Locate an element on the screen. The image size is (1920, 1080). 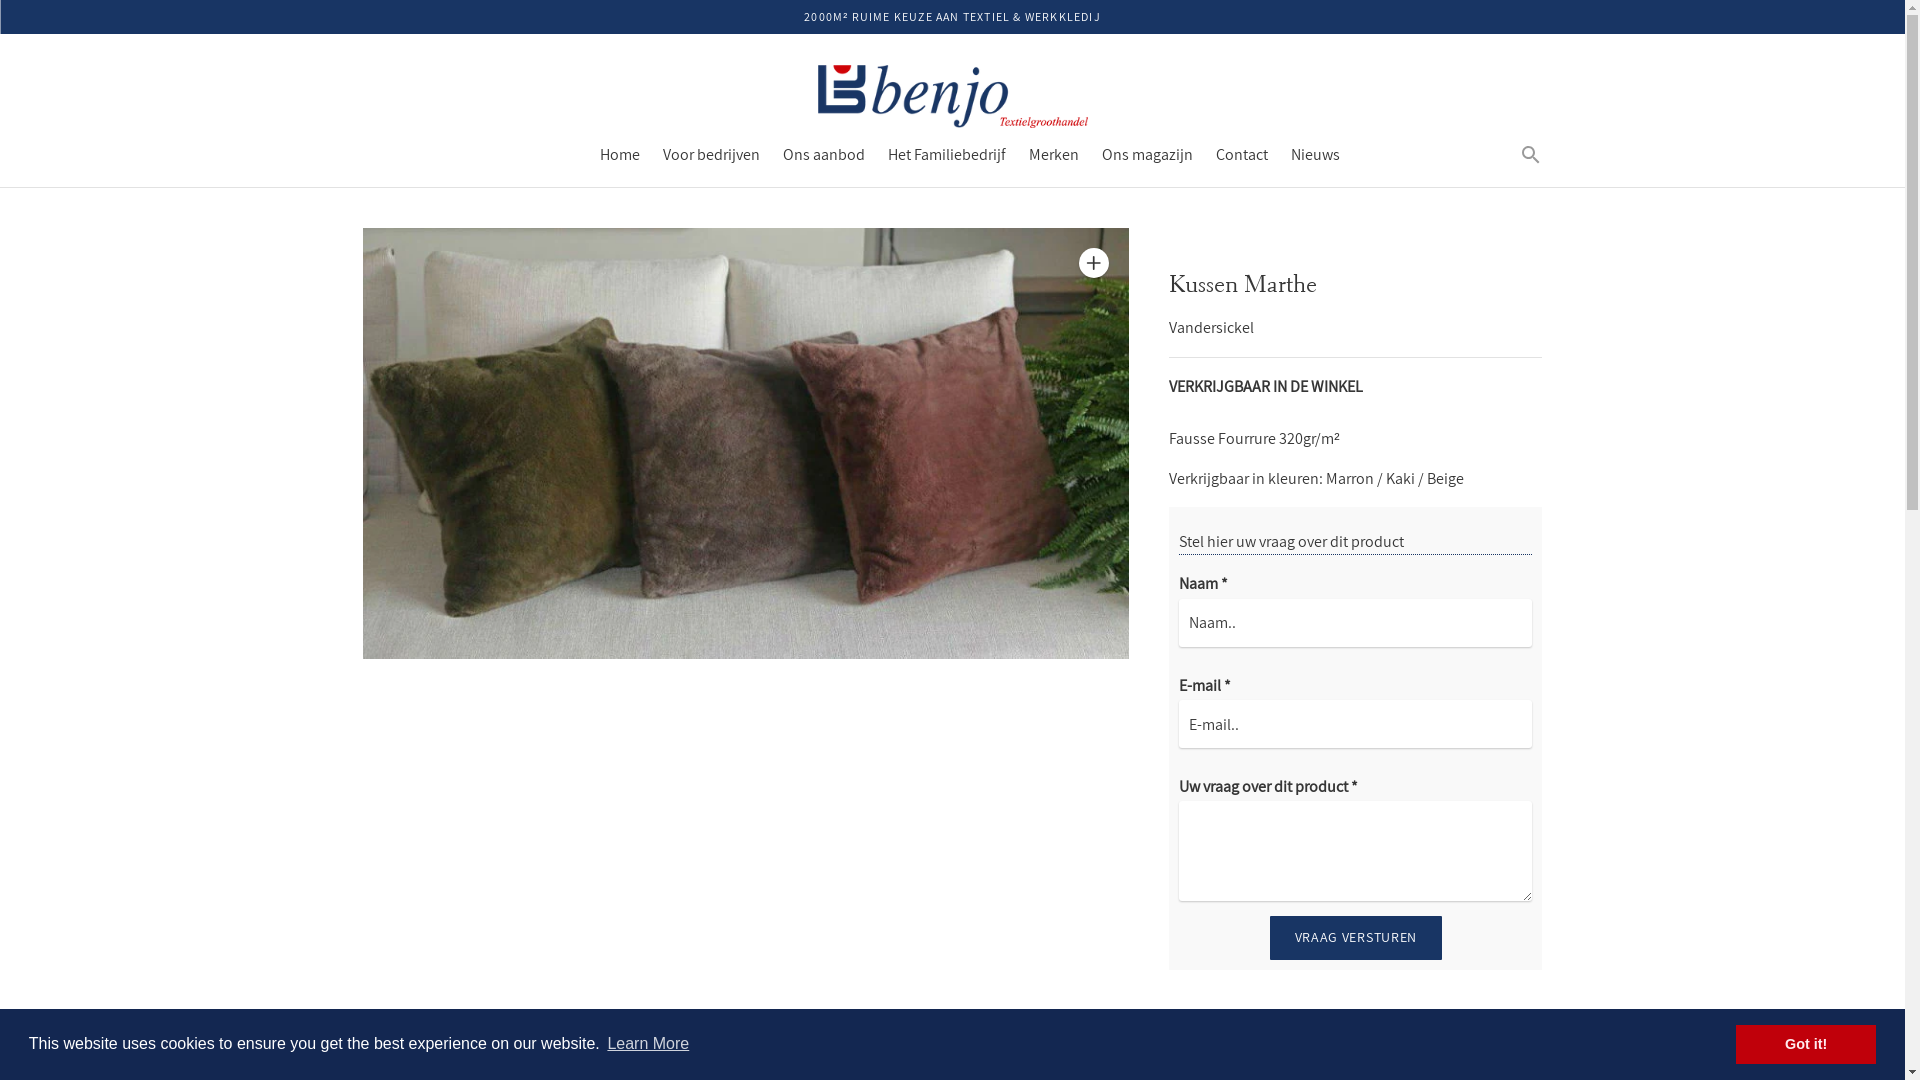
'Home' is located at coordinates (618, 153).